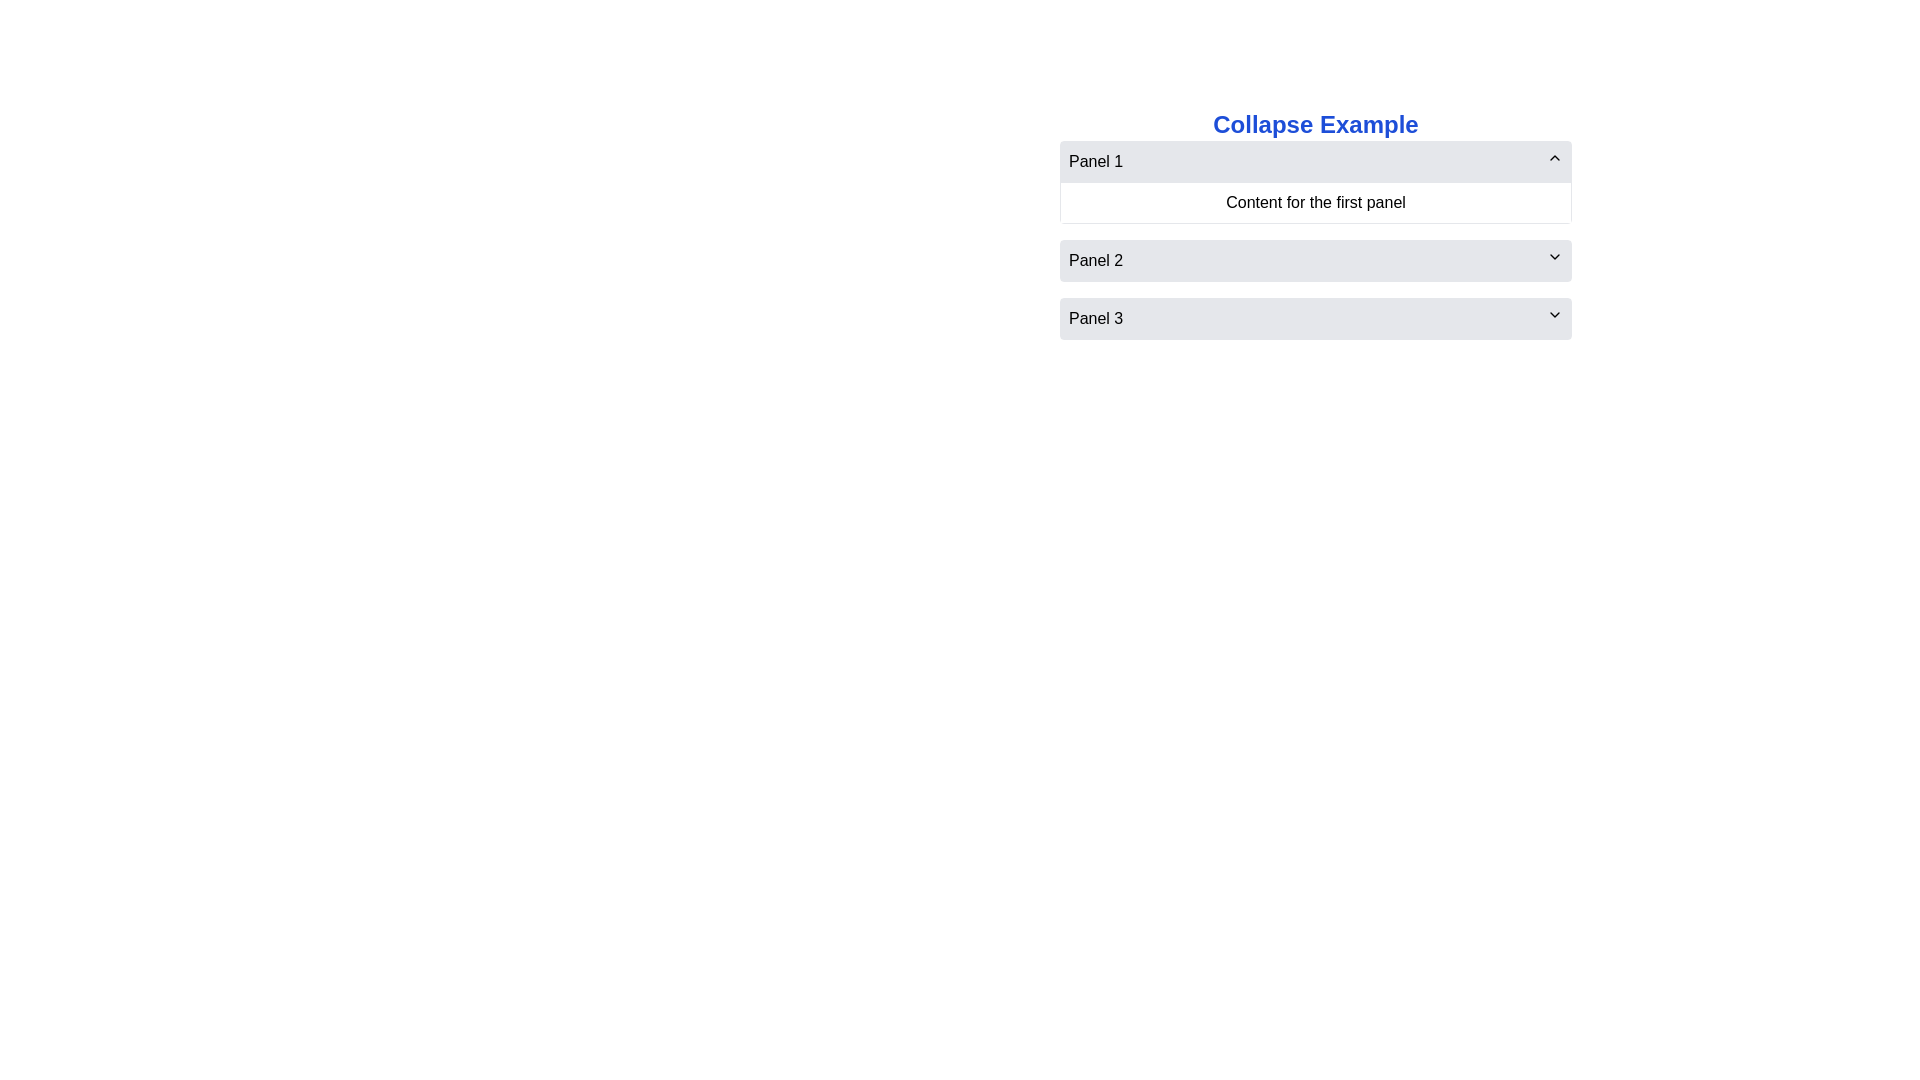  I want to click on the 'Panel 3' text label, which is part of the header for the third collapsible panel, displaying in black font on a light gray background, so click(1095, 318).